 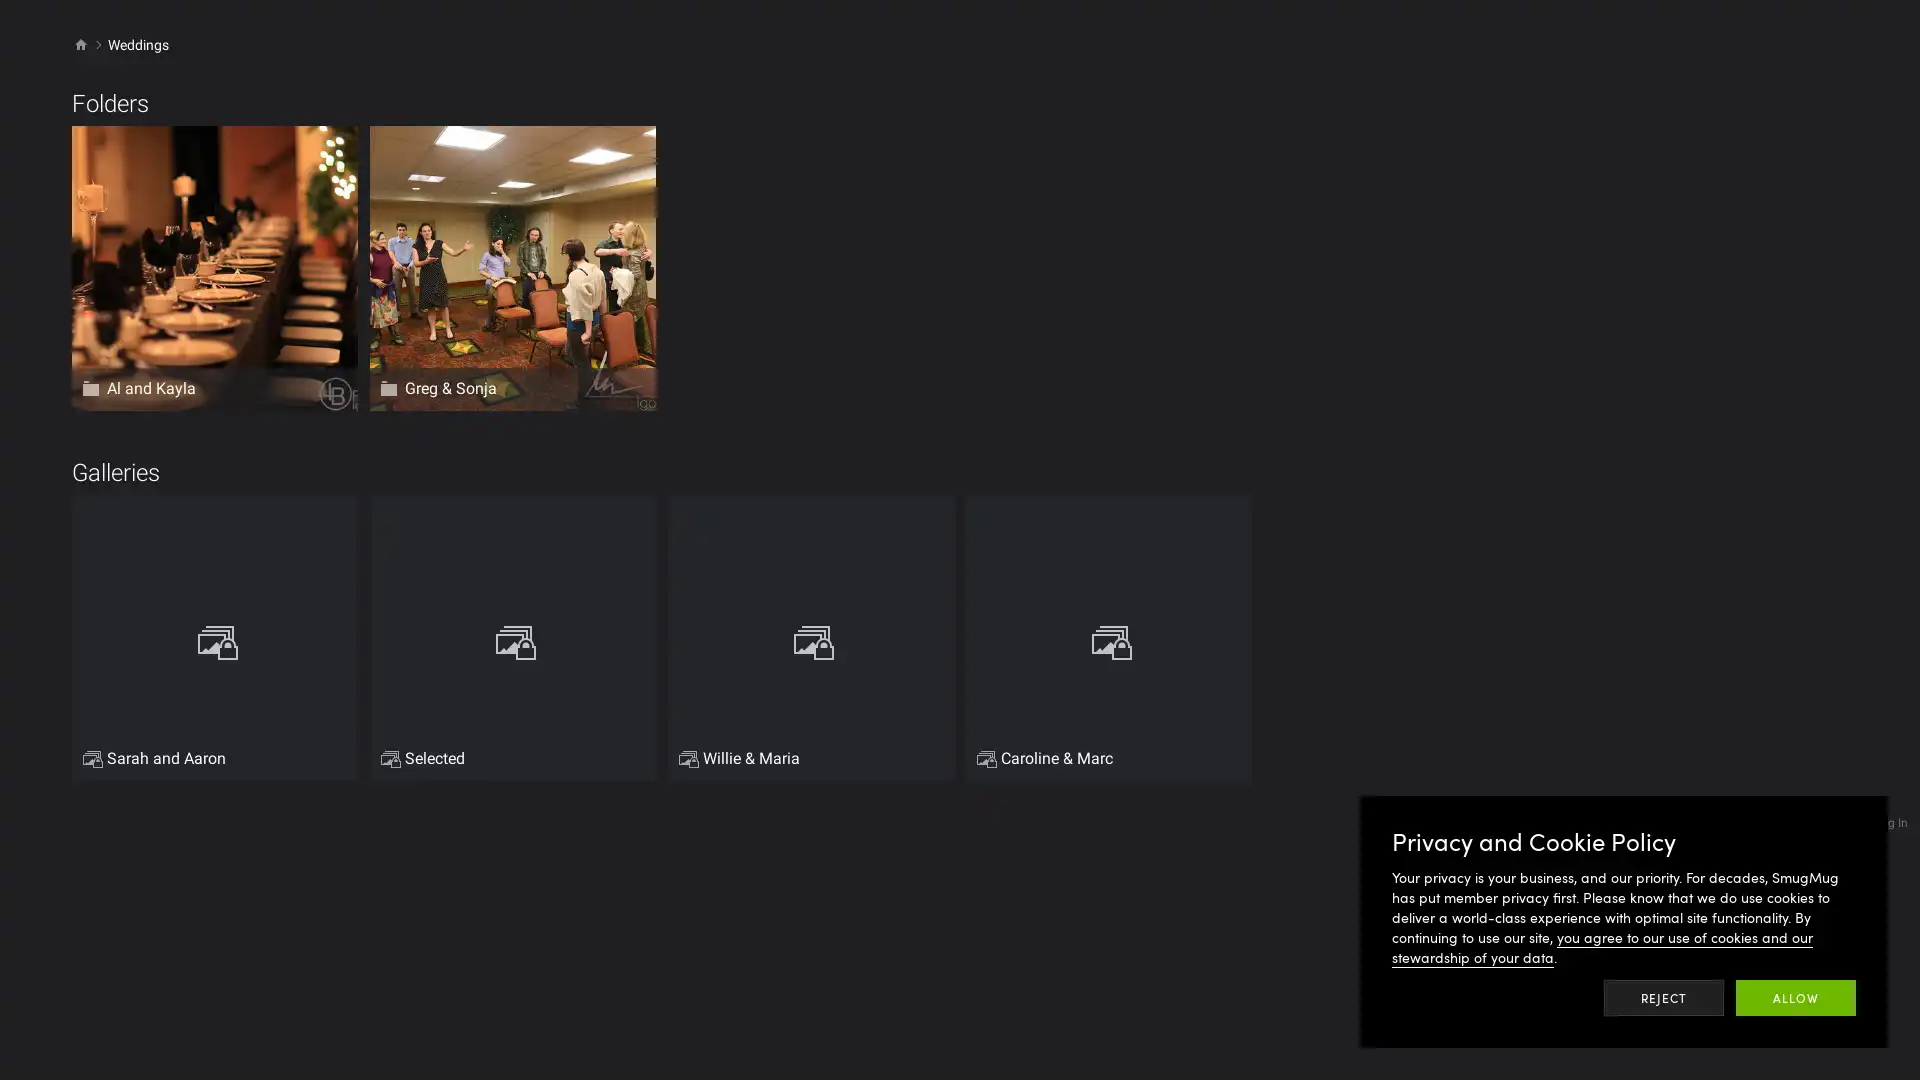 I want to click on REJECT, so click(x=1664, y=998).